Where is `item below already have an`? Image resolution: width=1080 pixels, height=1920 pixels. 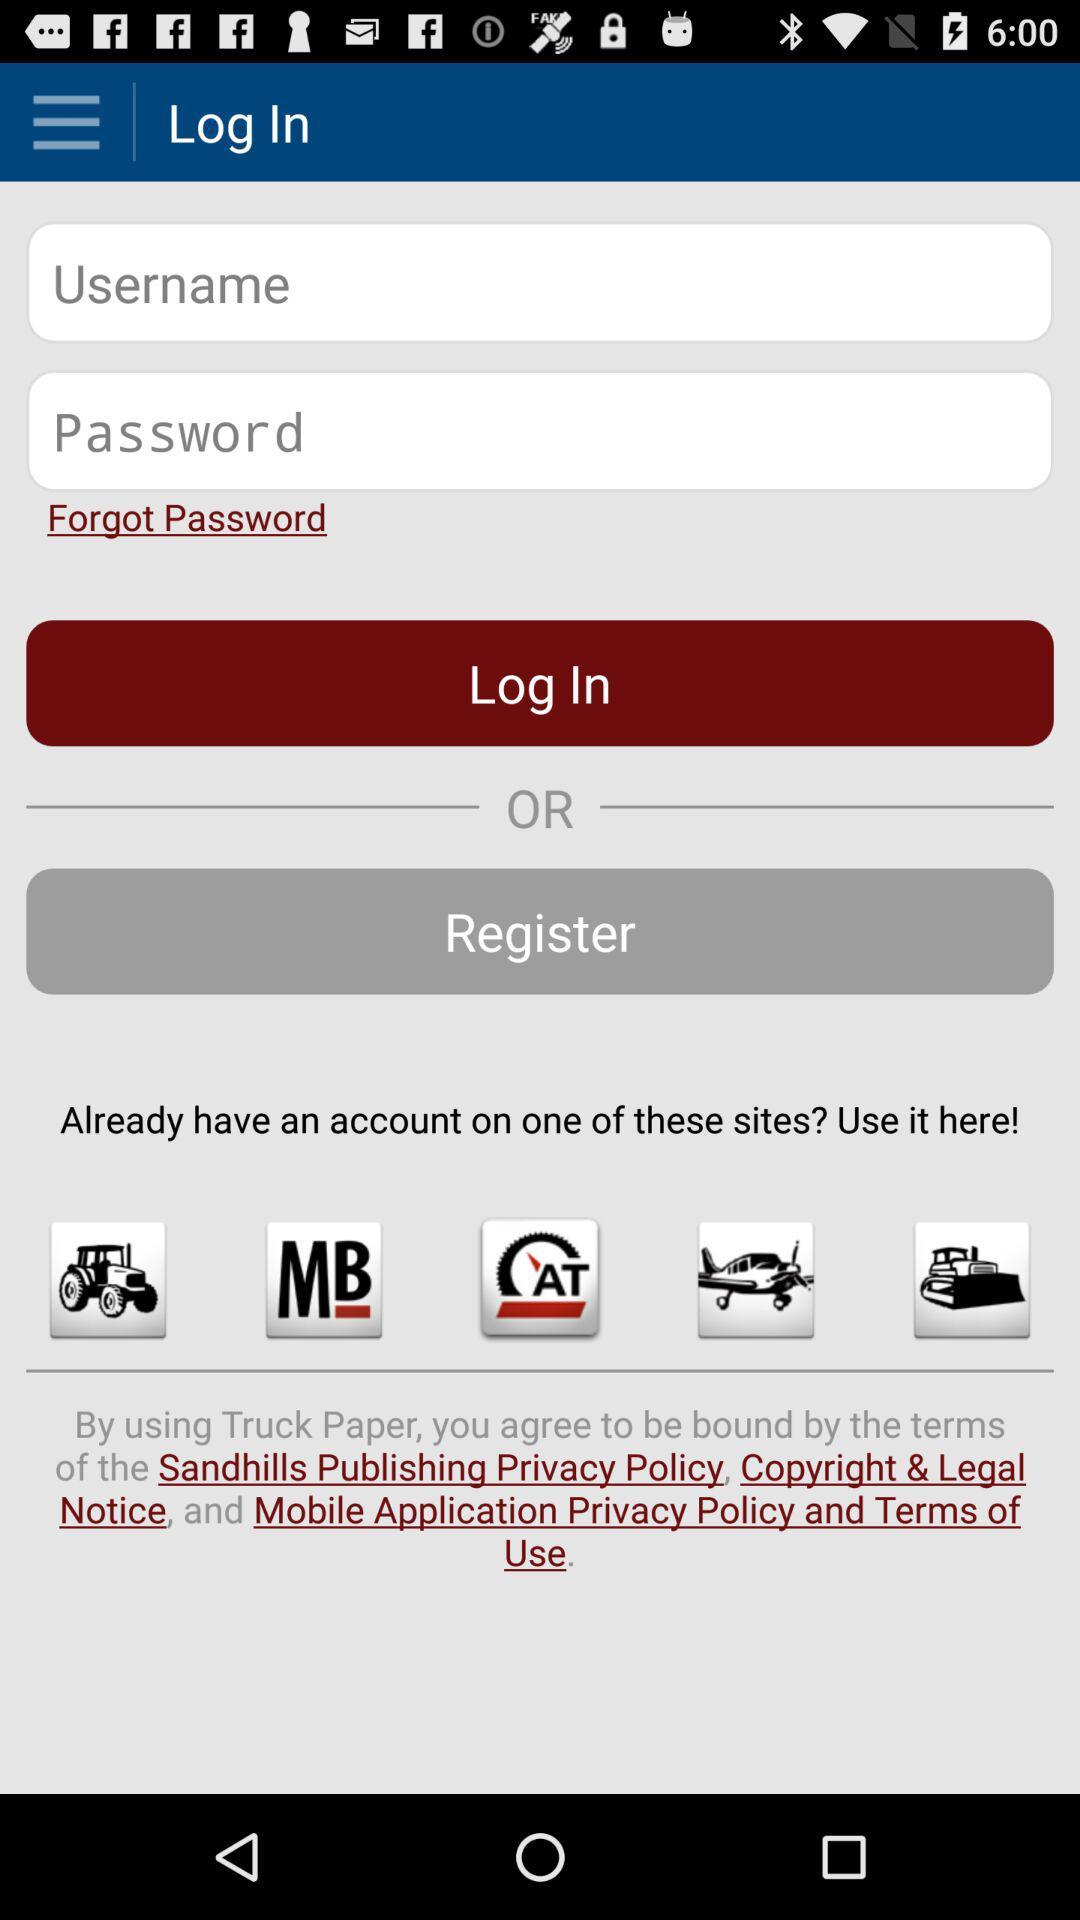
item below already have an is located at coordinates (540, 1280).